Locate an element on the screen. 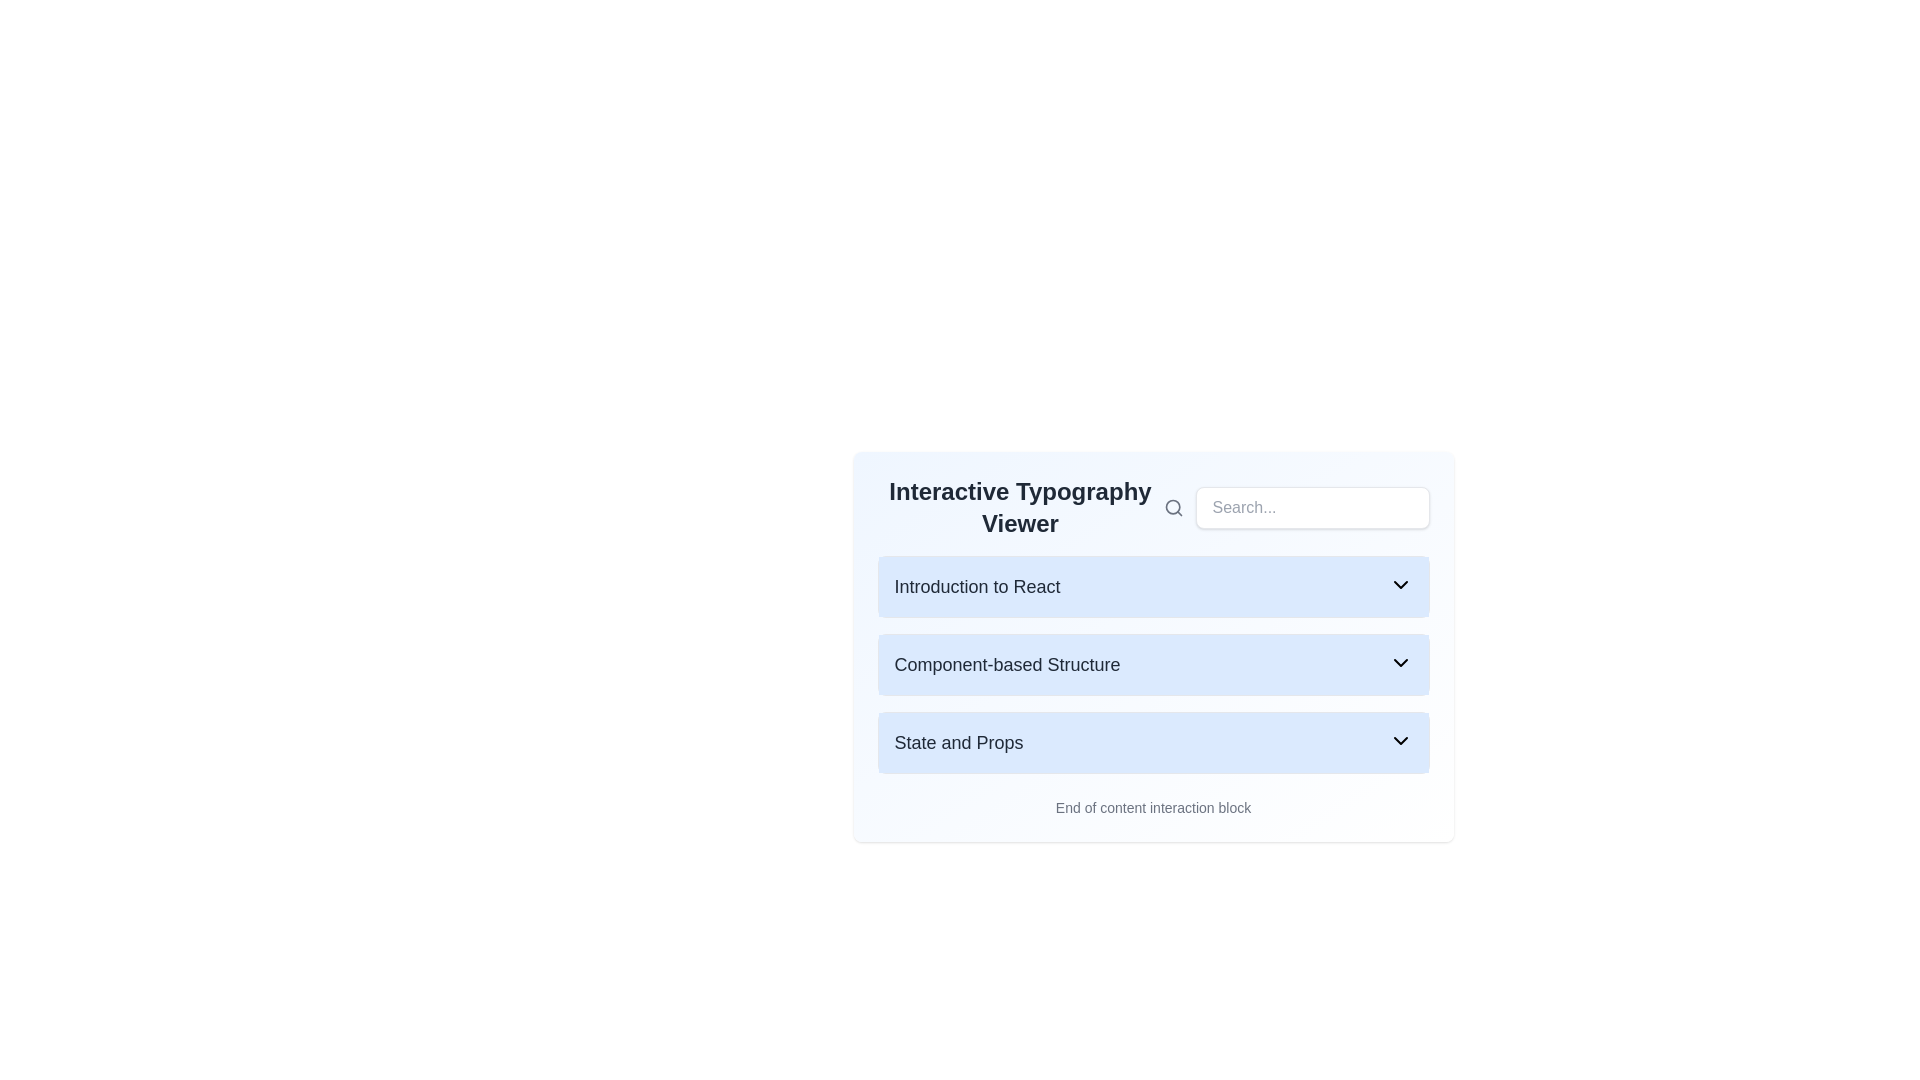 The height and width of the screenshot is (1080, 1920). the Decorative SVG circle located within the magnifying glass icon to the right of the text input box in the 'Interactive Typography Viewer' interface is located at coordinates (1172, 506).